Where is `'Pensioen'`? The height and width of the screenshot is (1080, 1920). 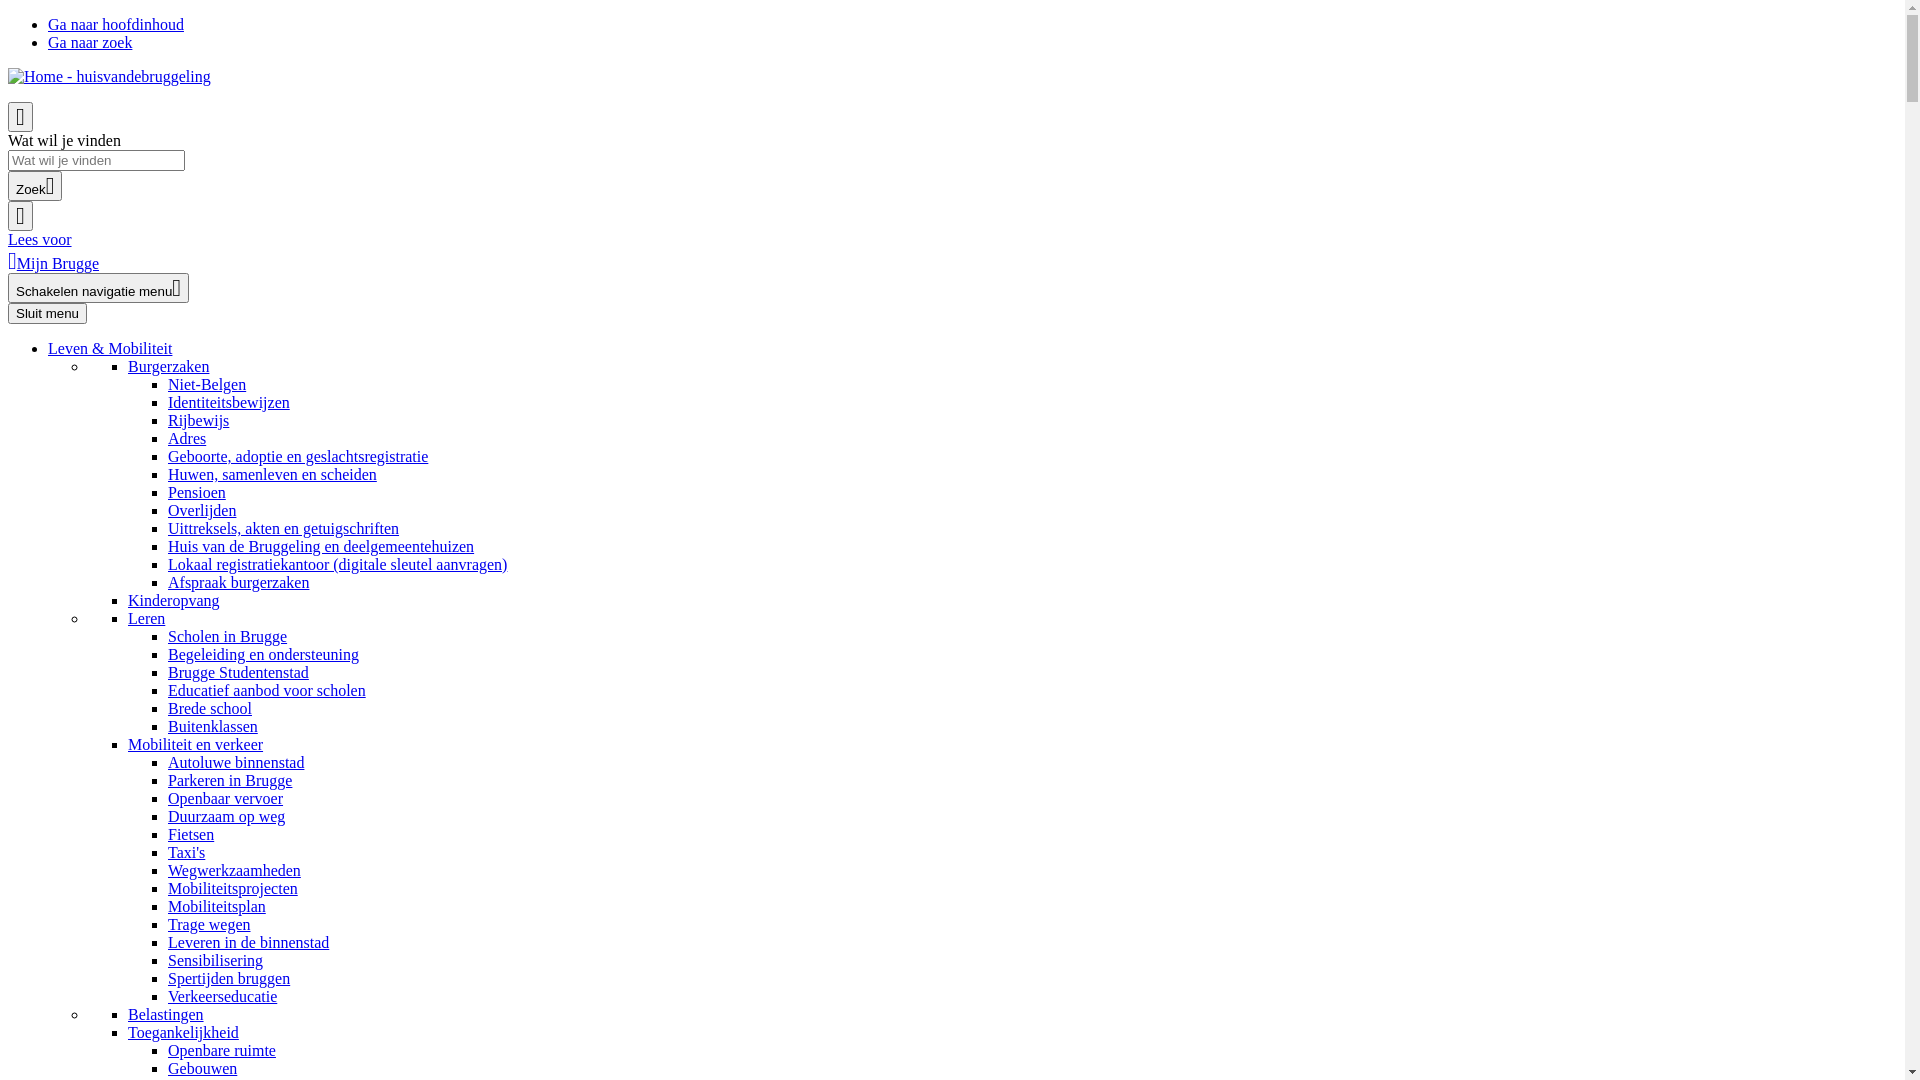 'Pensioen' is located at coordinates (196, 492).